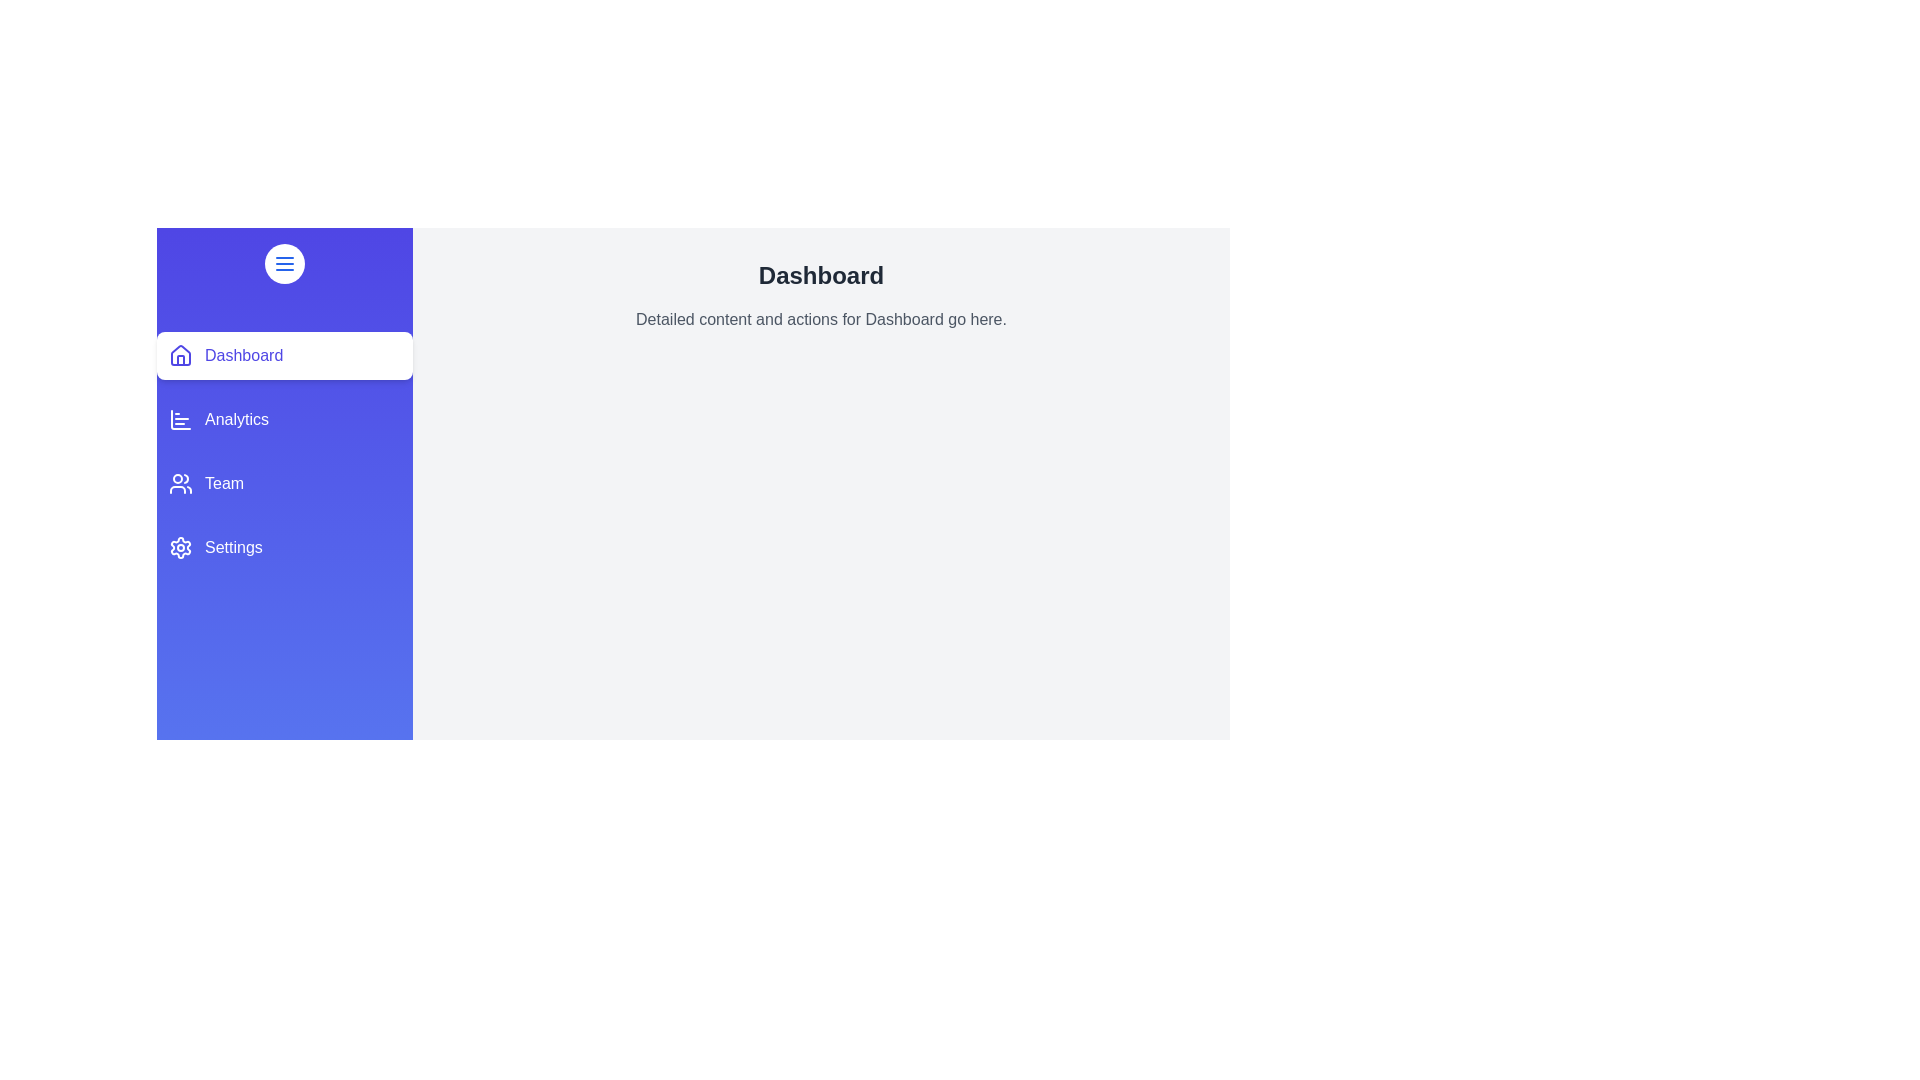  Describe the element at coordinates (283, 483) in the screenshot. I see `the section Team from the navigation menu` at that location.